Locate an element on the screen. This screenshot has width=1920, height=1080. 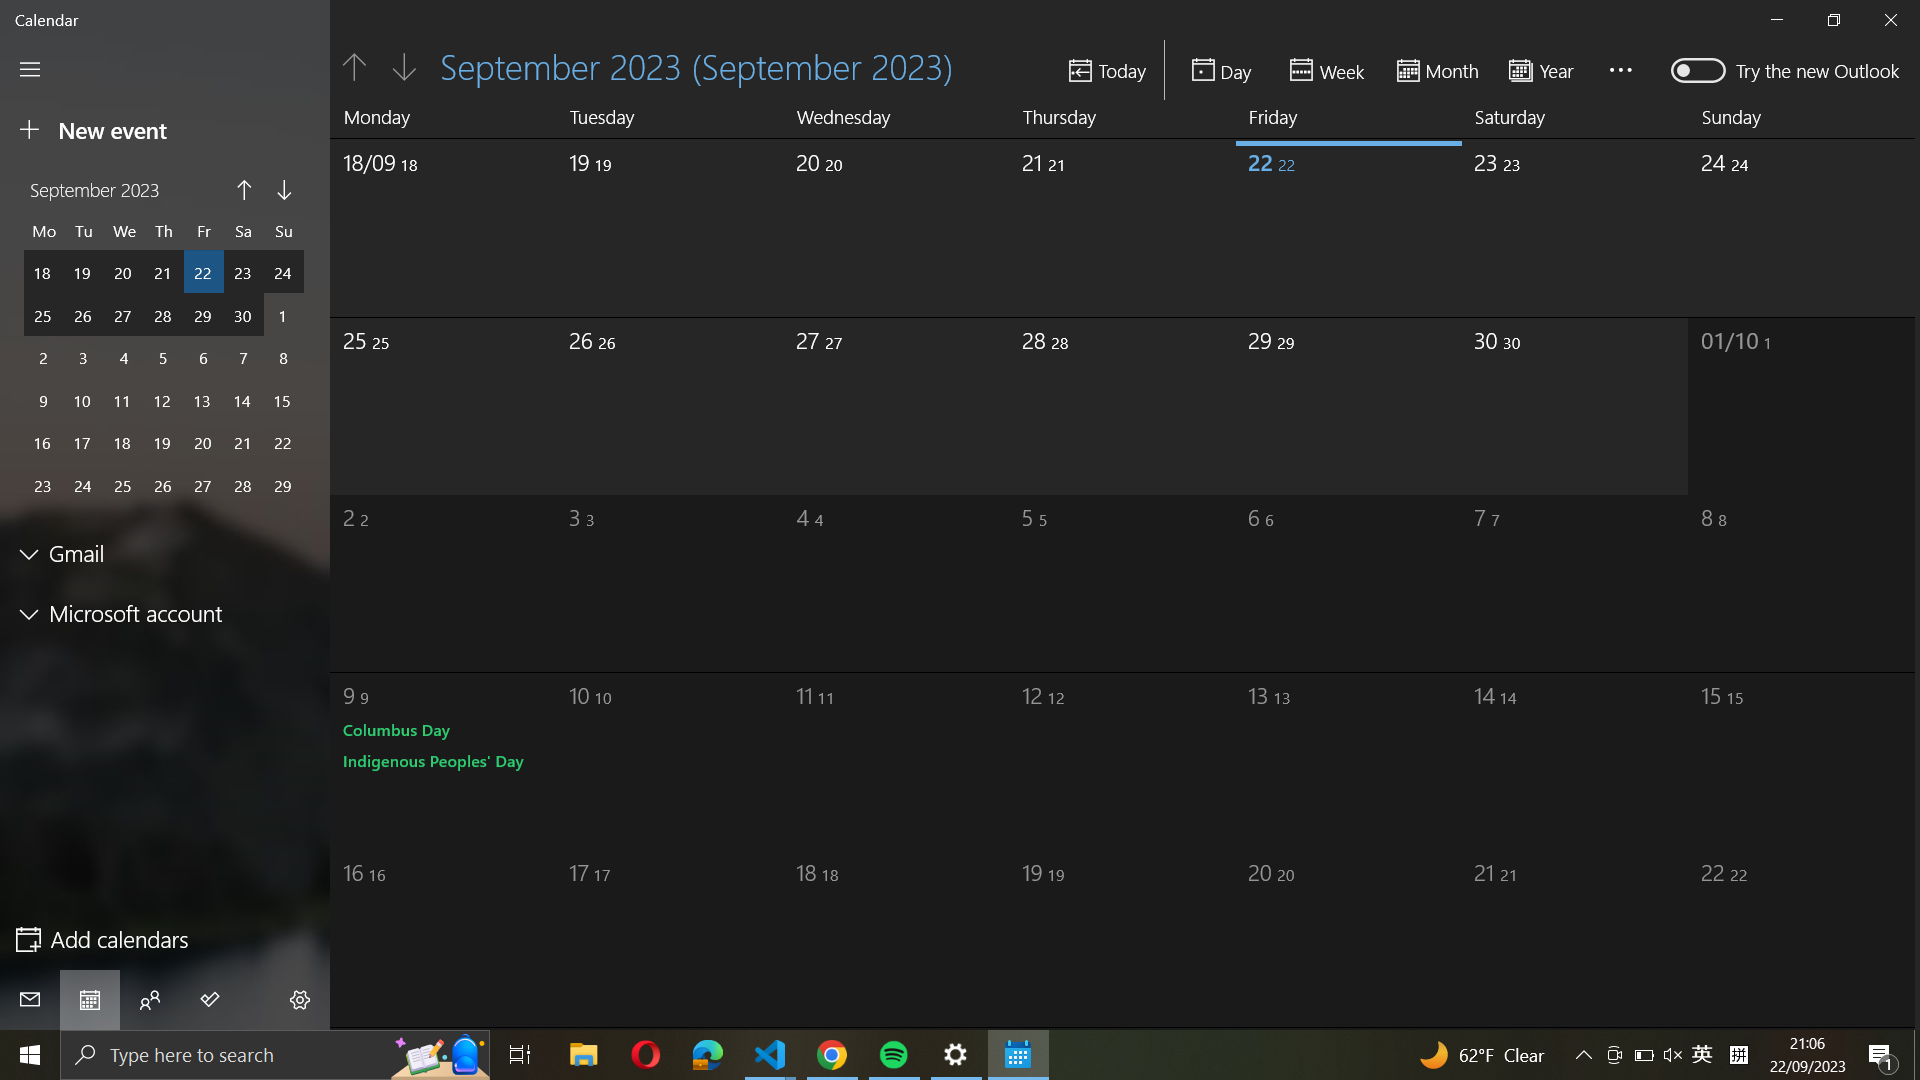
the date September 30th is located at coordinates (1576, 220).